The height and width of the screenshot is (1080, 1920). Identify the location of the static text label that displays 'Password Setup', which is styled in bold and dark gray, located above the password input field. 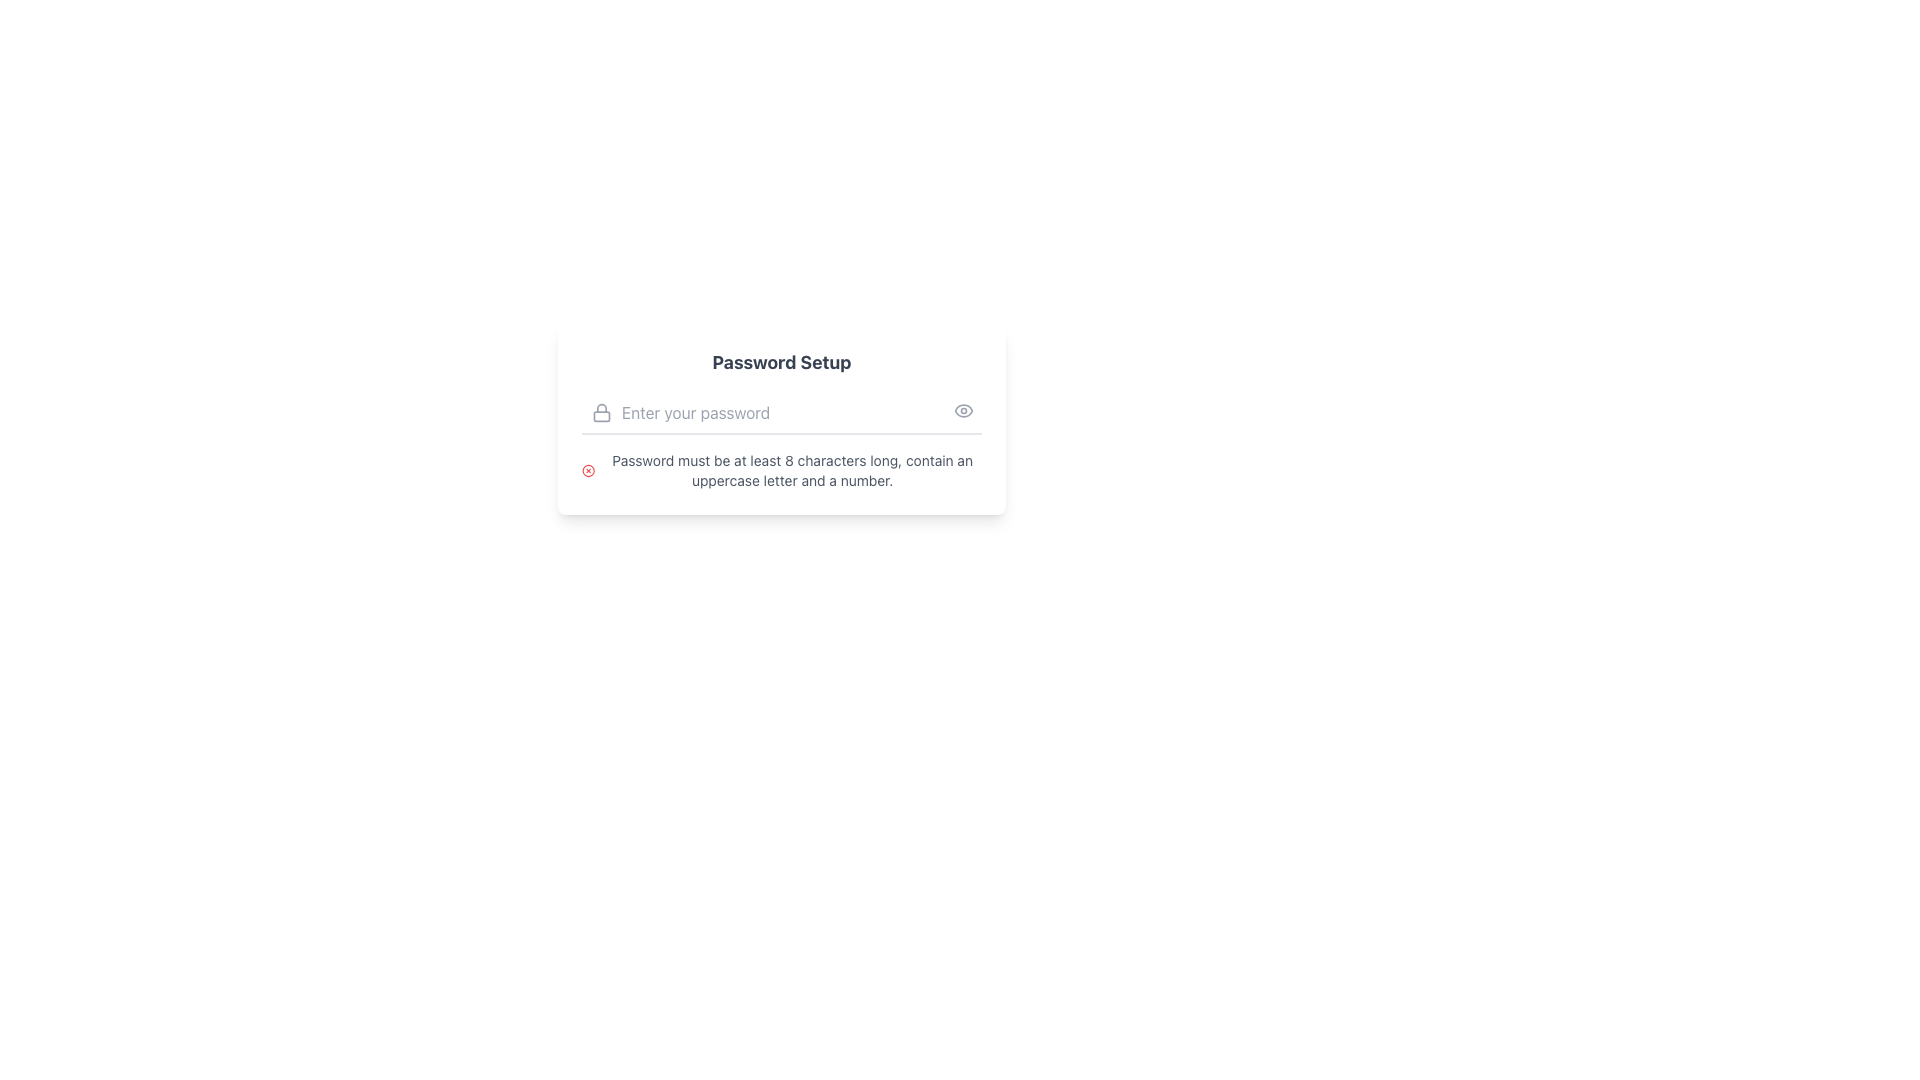
(781, 362).